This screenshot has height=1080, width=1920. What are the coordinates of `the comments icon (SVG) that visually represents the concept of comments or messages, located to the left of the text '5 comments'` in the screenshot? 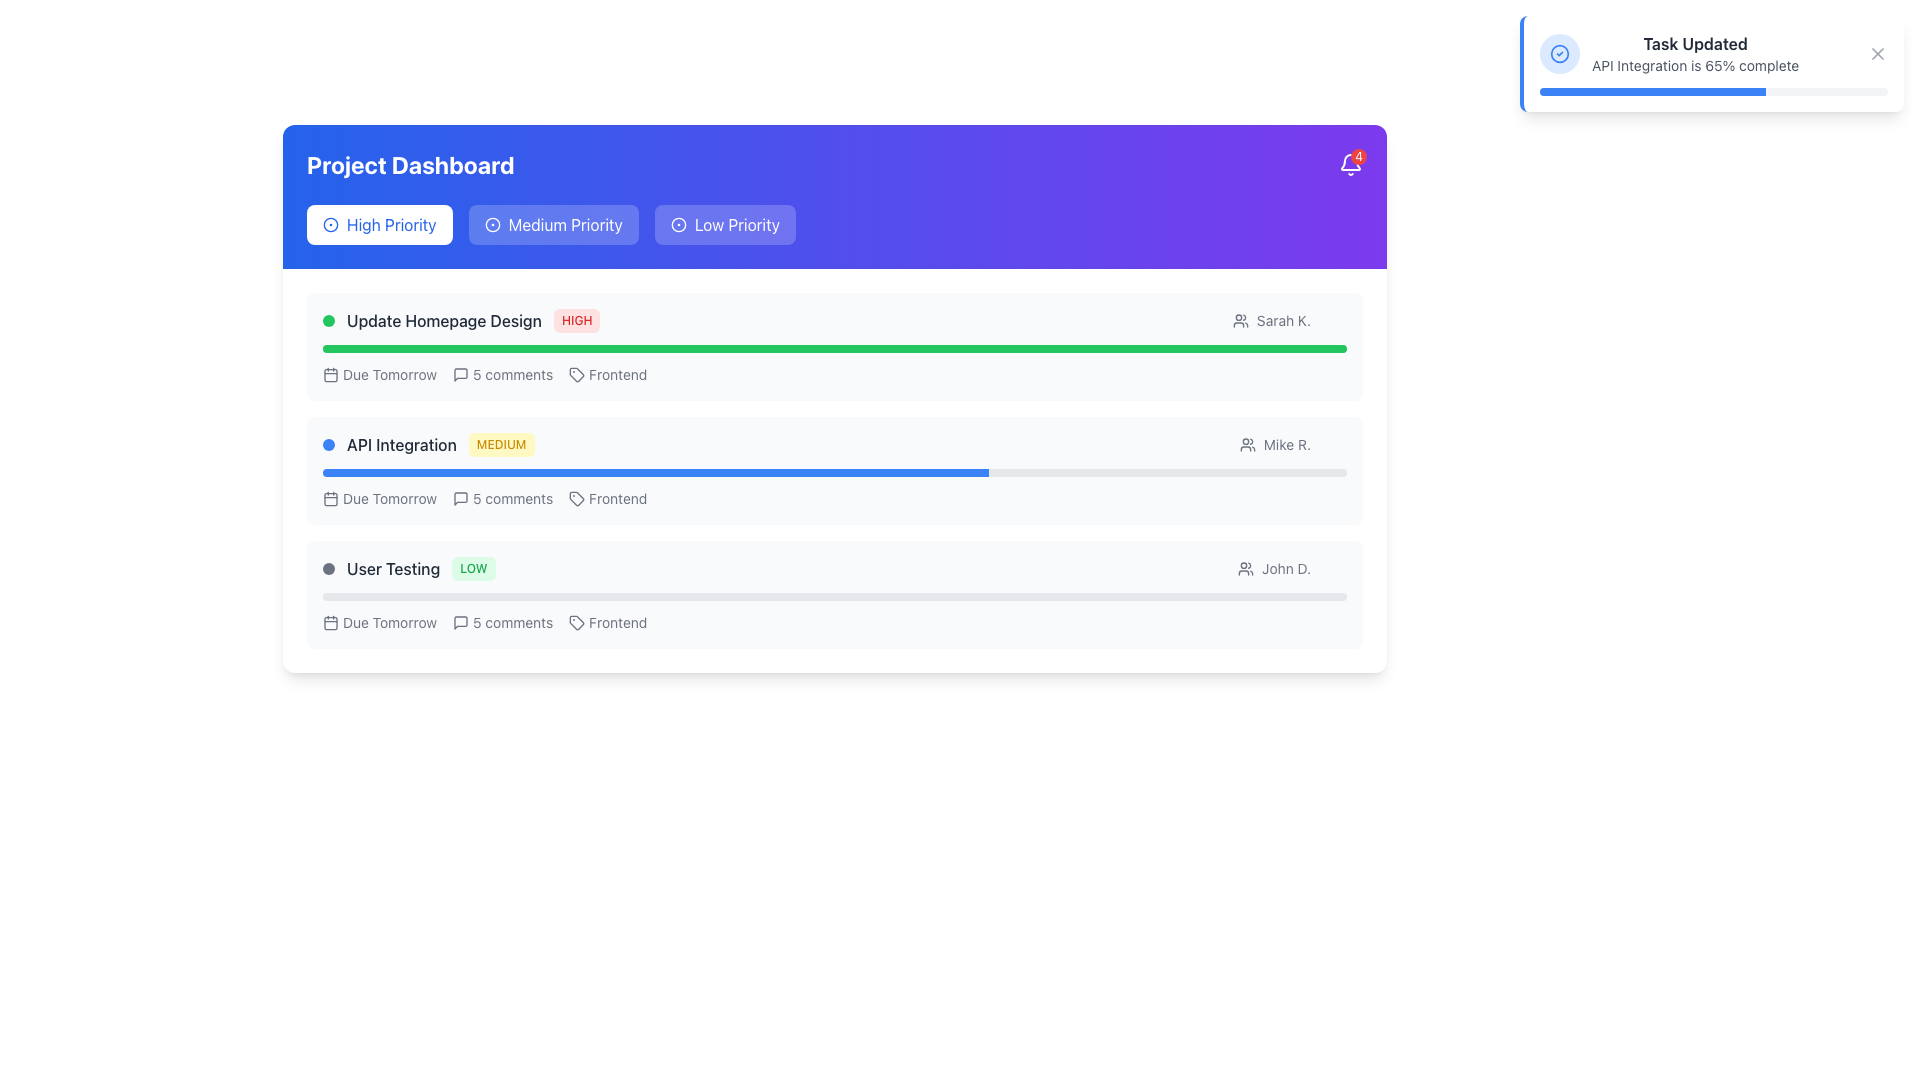 It's located at (460, 374).